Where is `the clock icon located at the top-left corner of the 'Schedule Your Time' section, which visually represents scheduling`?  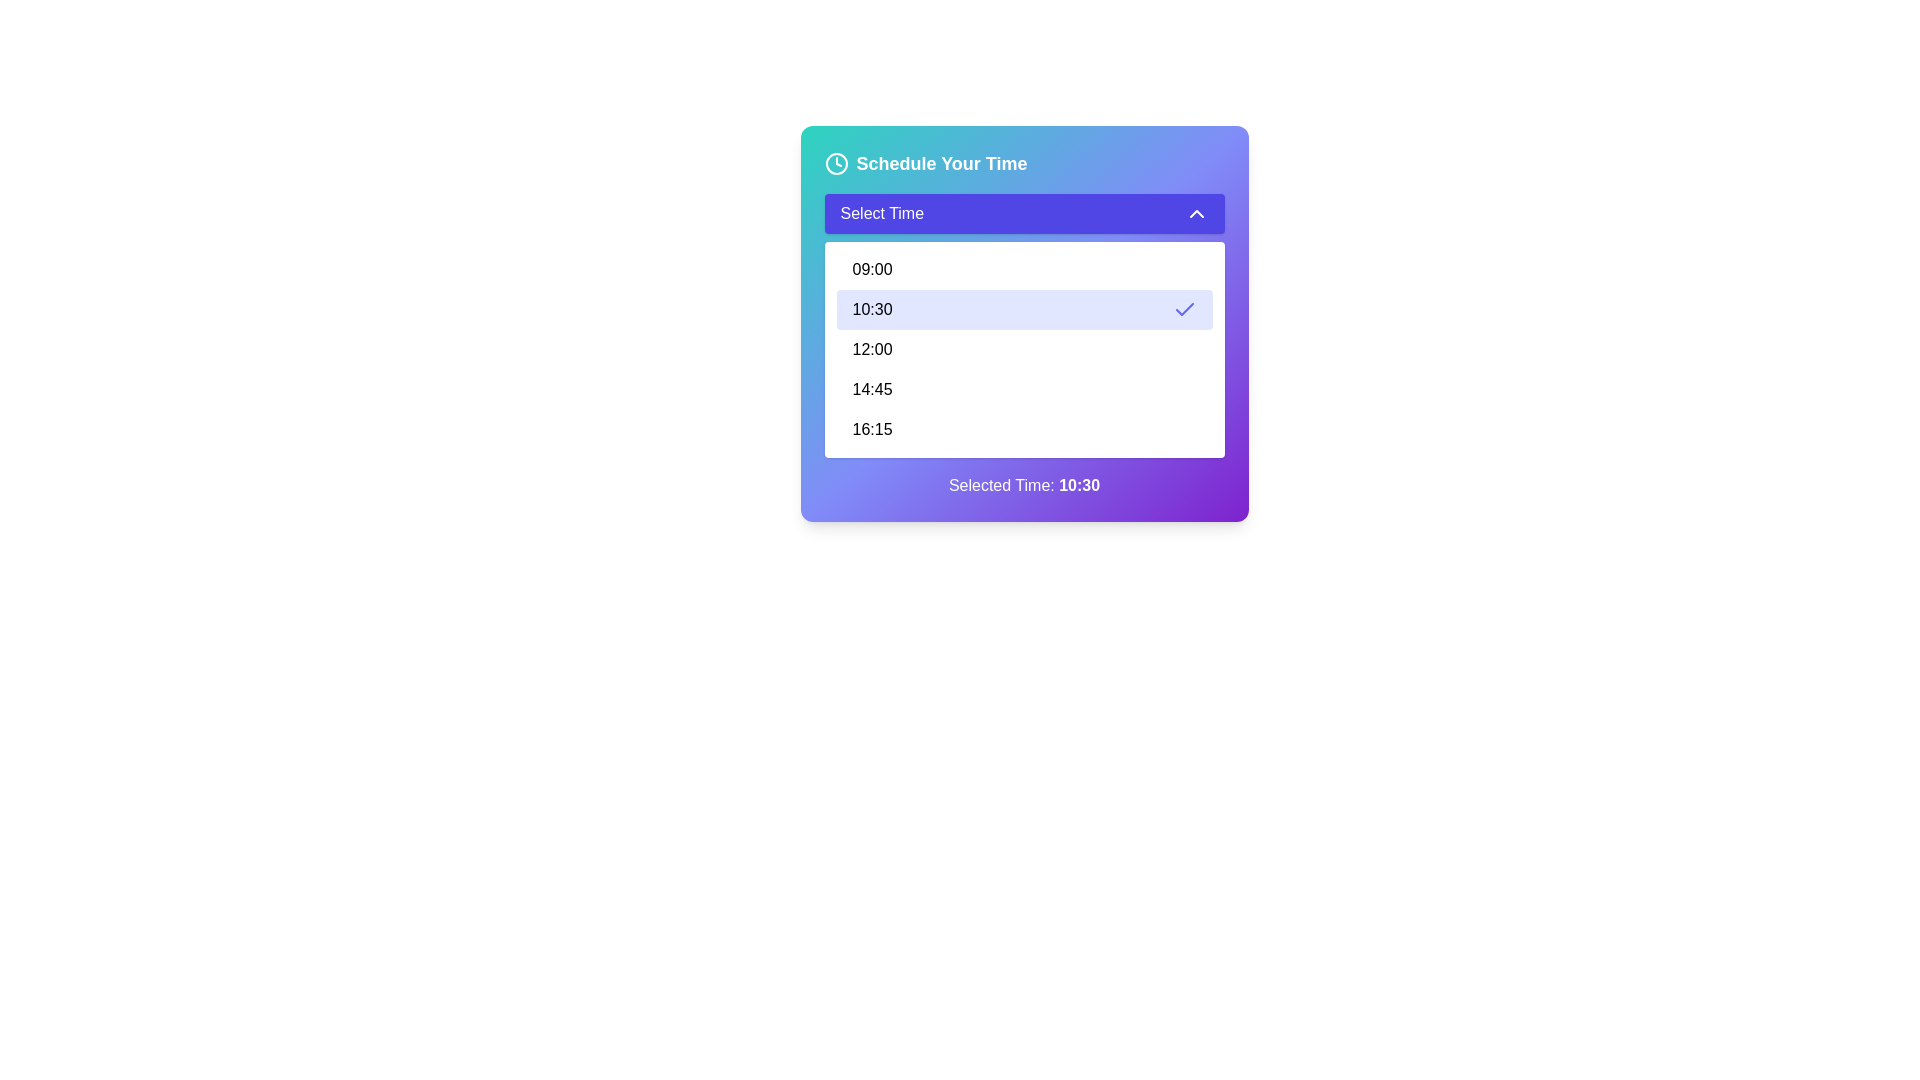 the clock icon located at the top-left corner of the 'Schedule Your Time' section, which visually represents scheduling is located at coordinates (836, 163).